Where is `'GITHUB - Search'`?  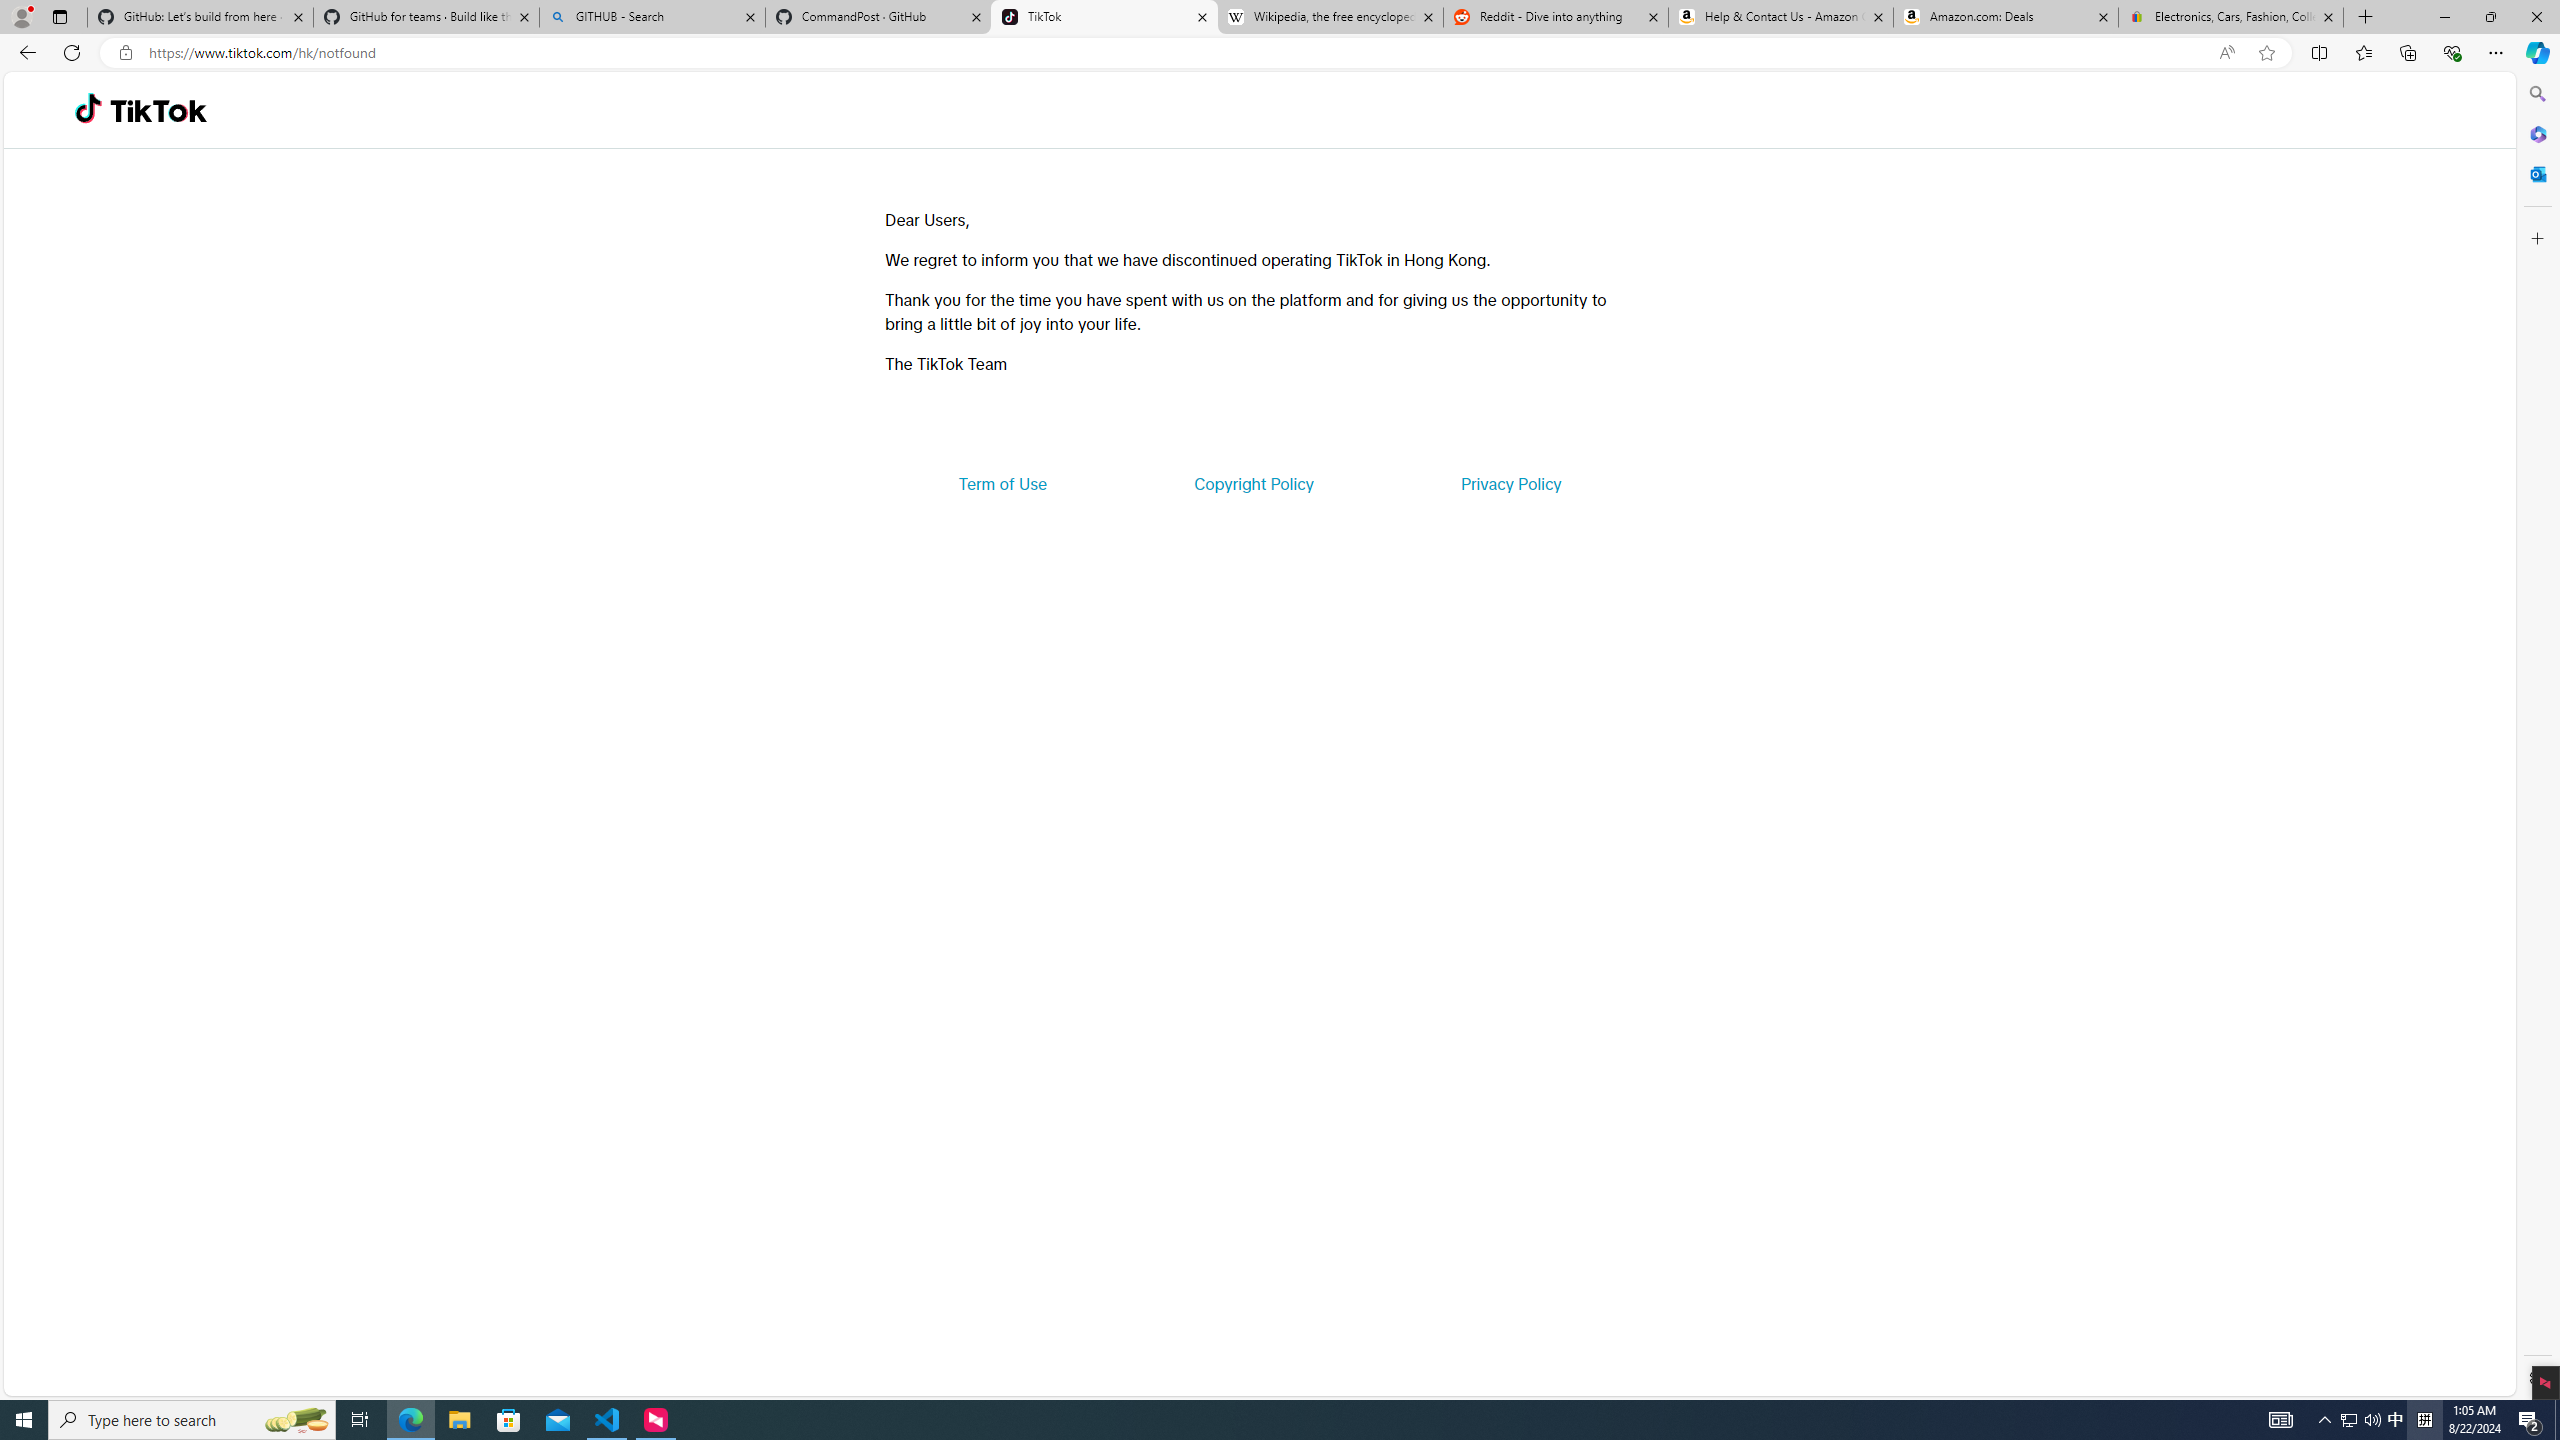 'GITHUB - Search' is located at coordinates (651, 16).